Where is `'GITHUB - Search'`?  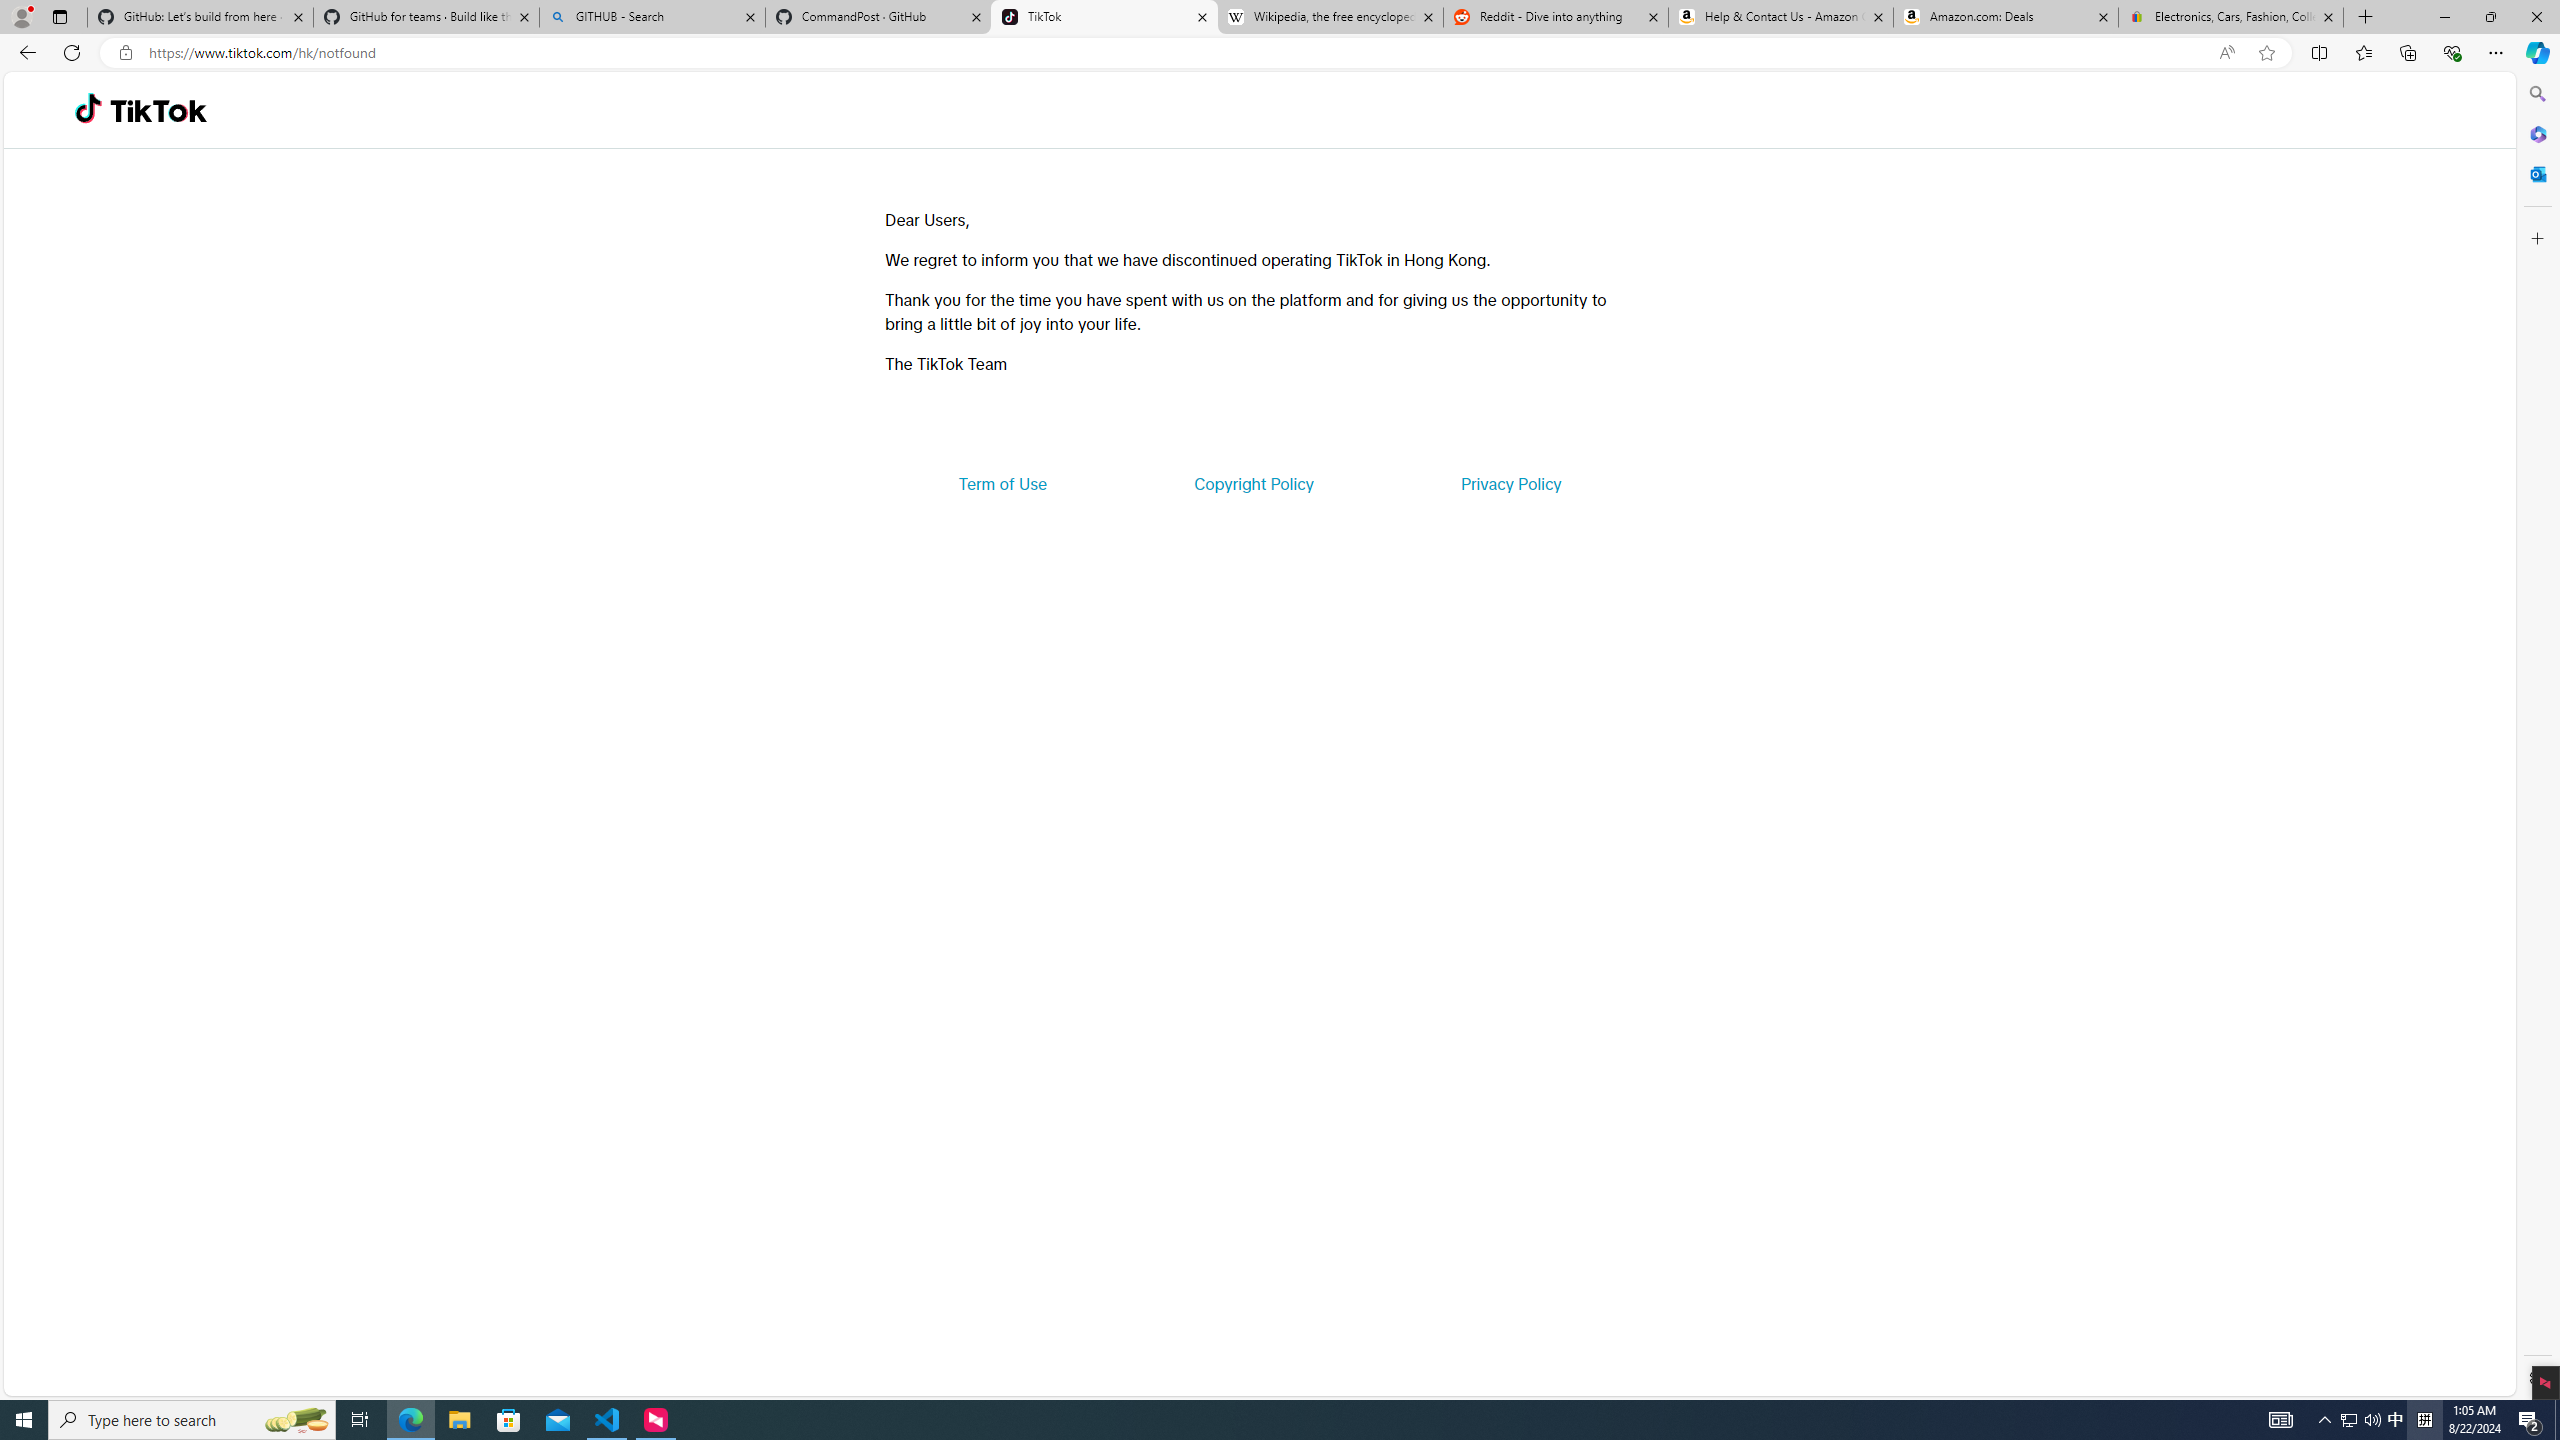 'GITHUB - Search' is located at coordinates (651, 16).